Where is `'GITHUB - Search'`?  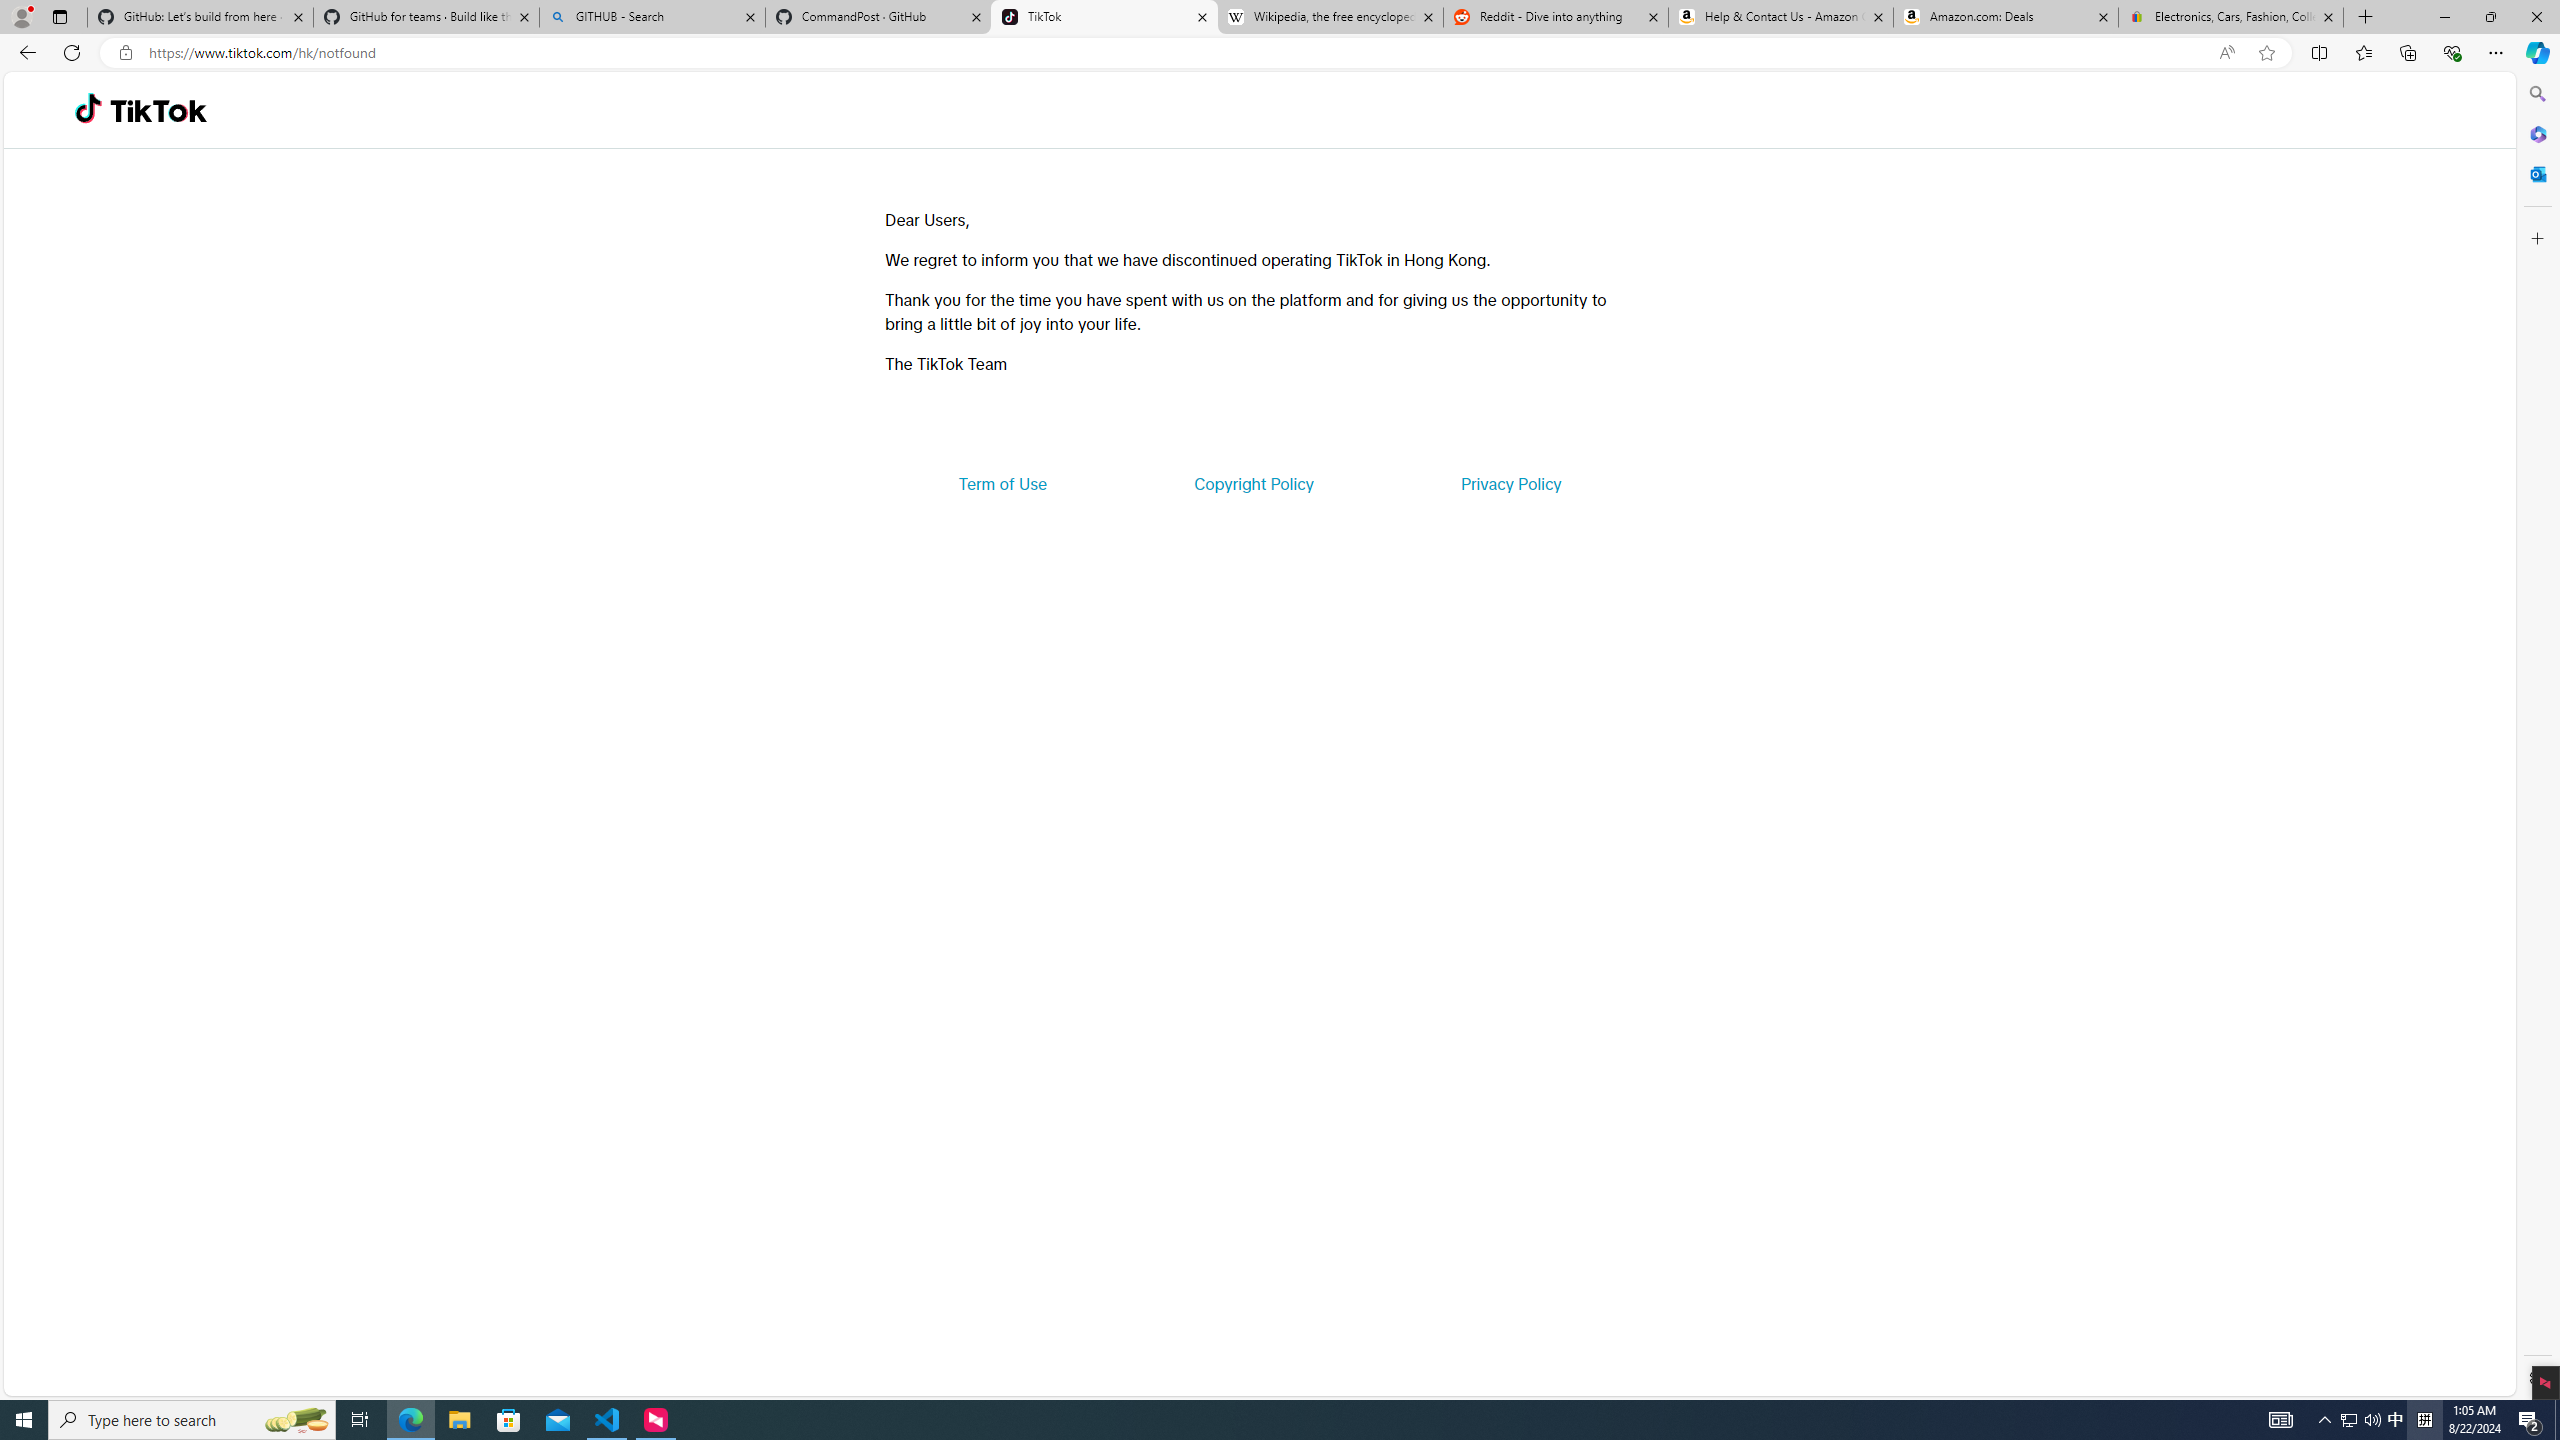 'GITHUB - Search' is located at coordinates (651, 16).